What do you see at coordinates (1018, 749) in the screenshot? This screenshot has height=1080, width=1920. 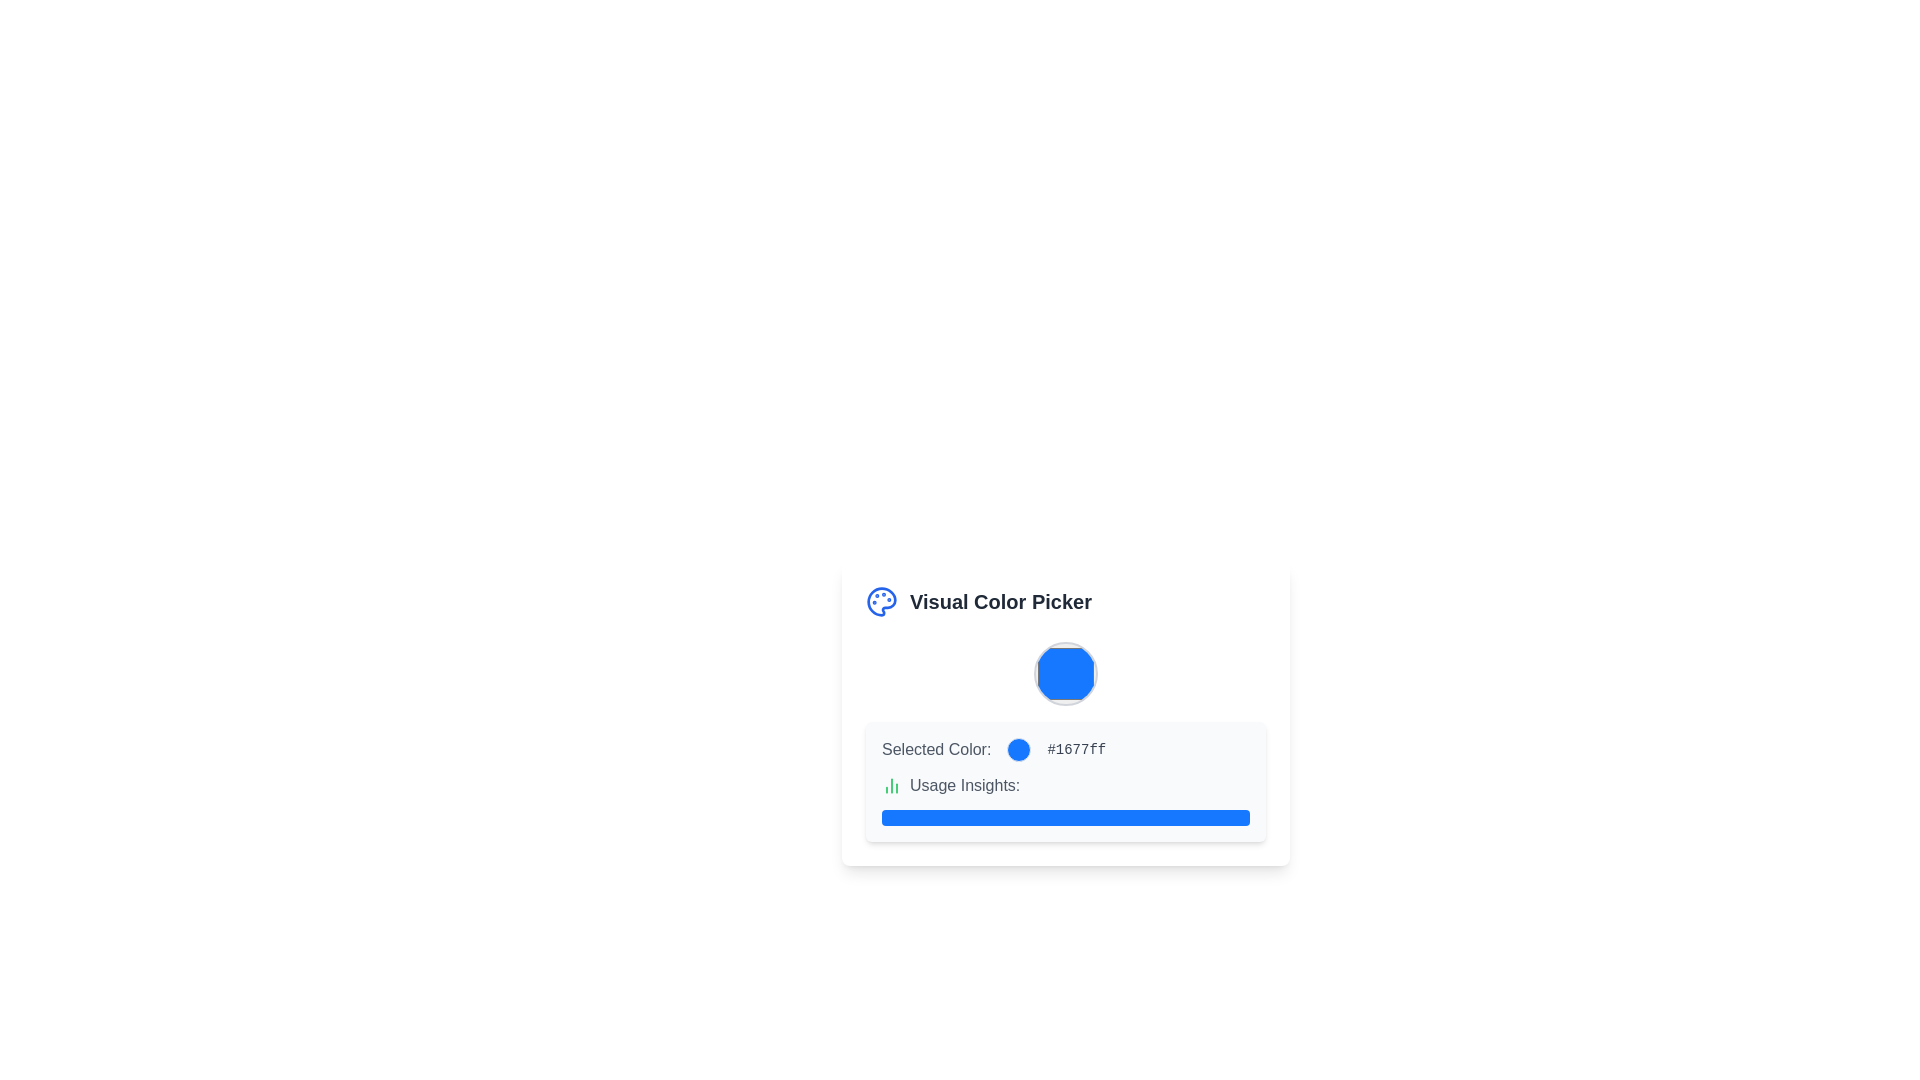 I see `the Color preview indicator which shows the currently selected color, positioned between the 'Selected Color:' text and the color hex code '#1677ff'` at bounding box center [1018, 749].